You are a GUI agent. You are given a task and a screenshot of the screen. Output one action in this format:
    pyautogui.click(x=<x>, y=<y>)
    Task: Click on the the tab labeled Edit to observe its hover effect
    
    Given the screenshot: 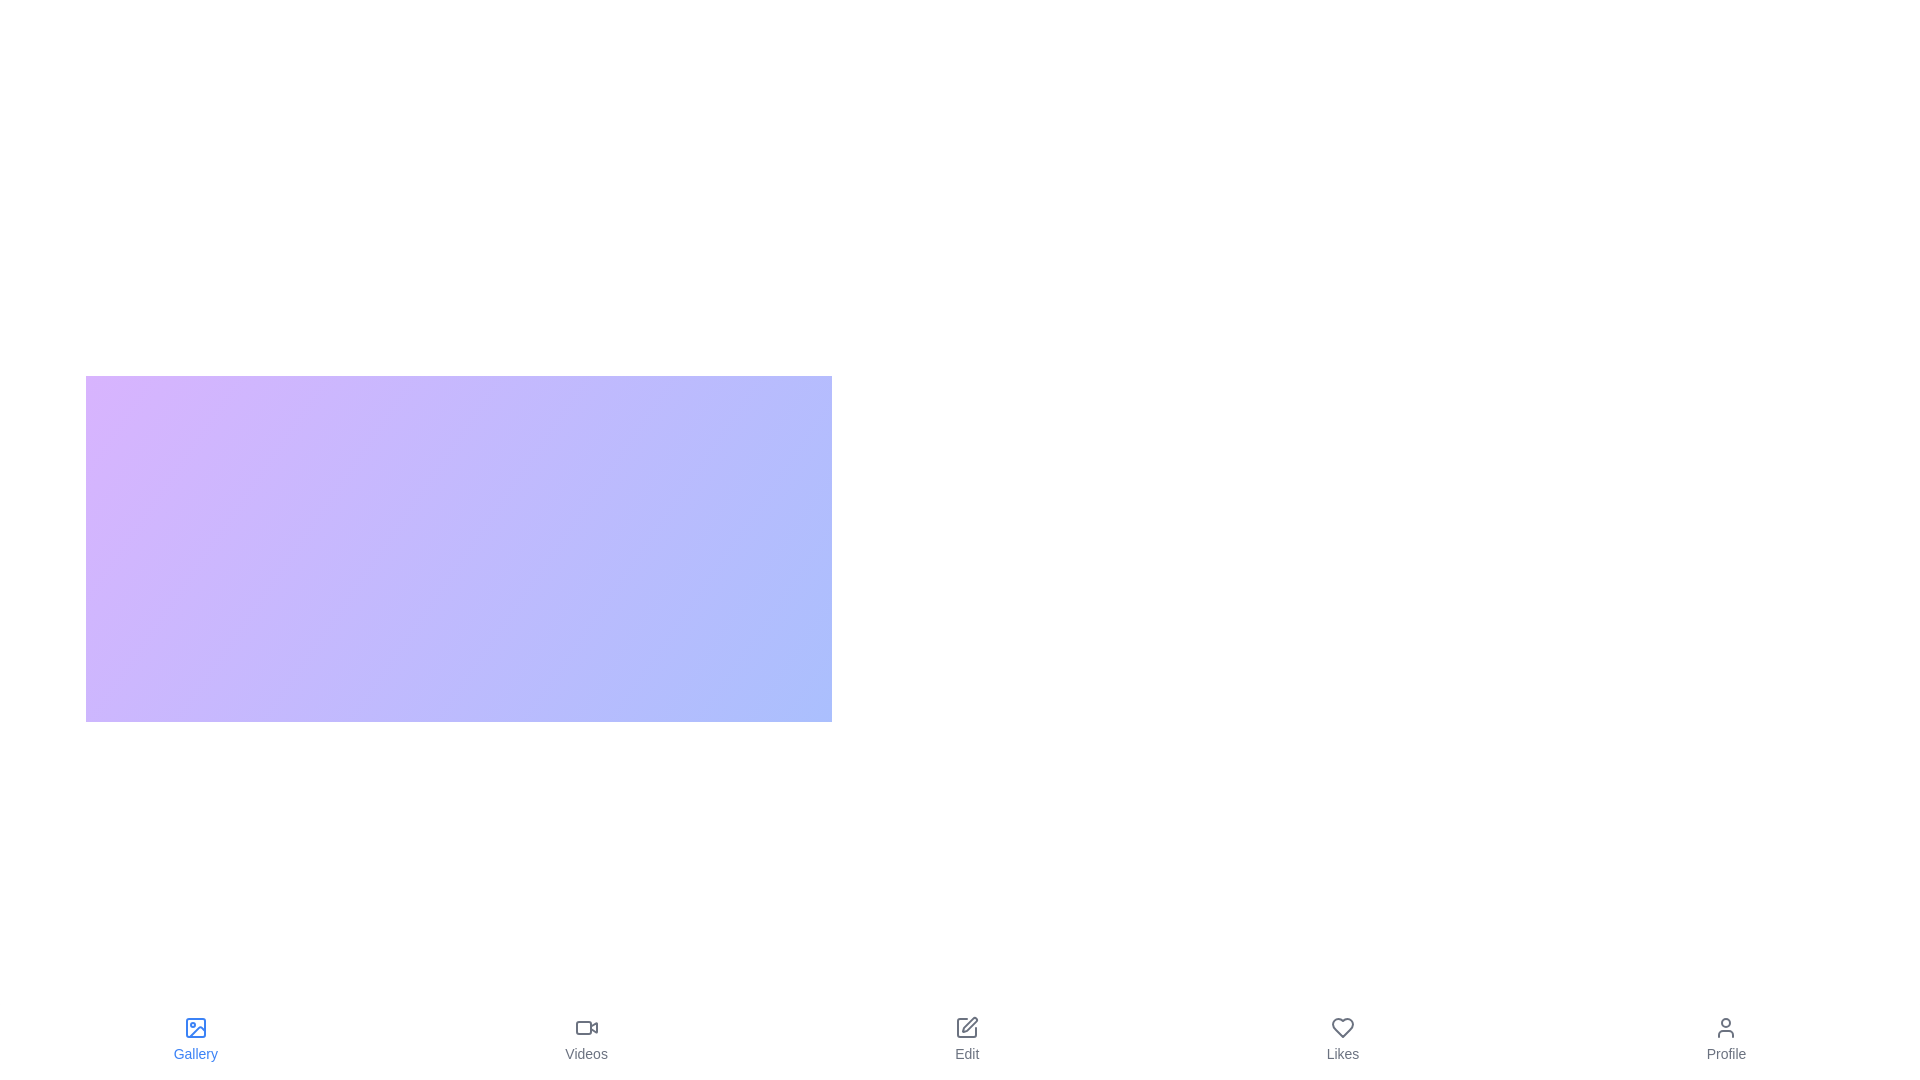 What is the action you would take?
    pyautogui.click(x=966, y=1039)
    